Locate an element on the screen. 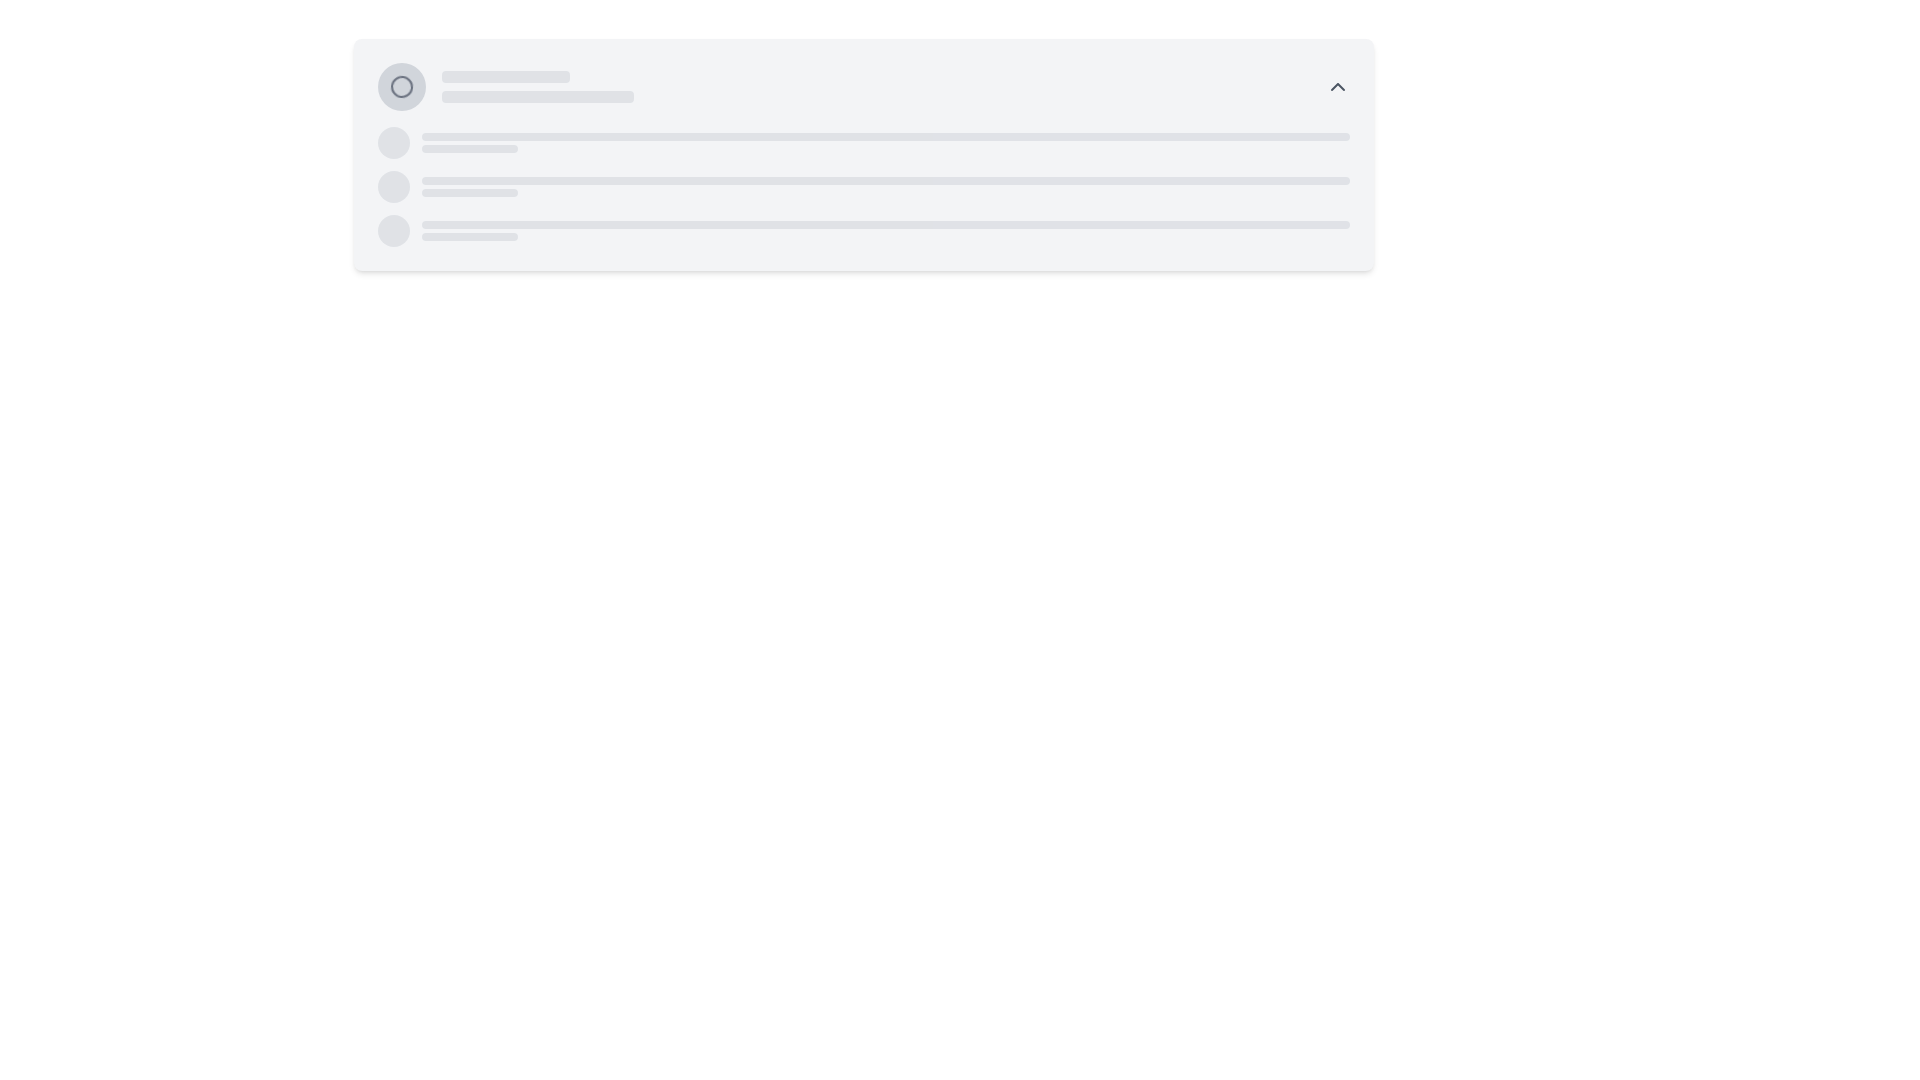 The image size is (1920, 1080). the Loading Placeholder, which is a gray rectangular bar with rounded borders located below a smaller horizontal bar in the top-left corner of the interface is located at coordinates (469, 148).